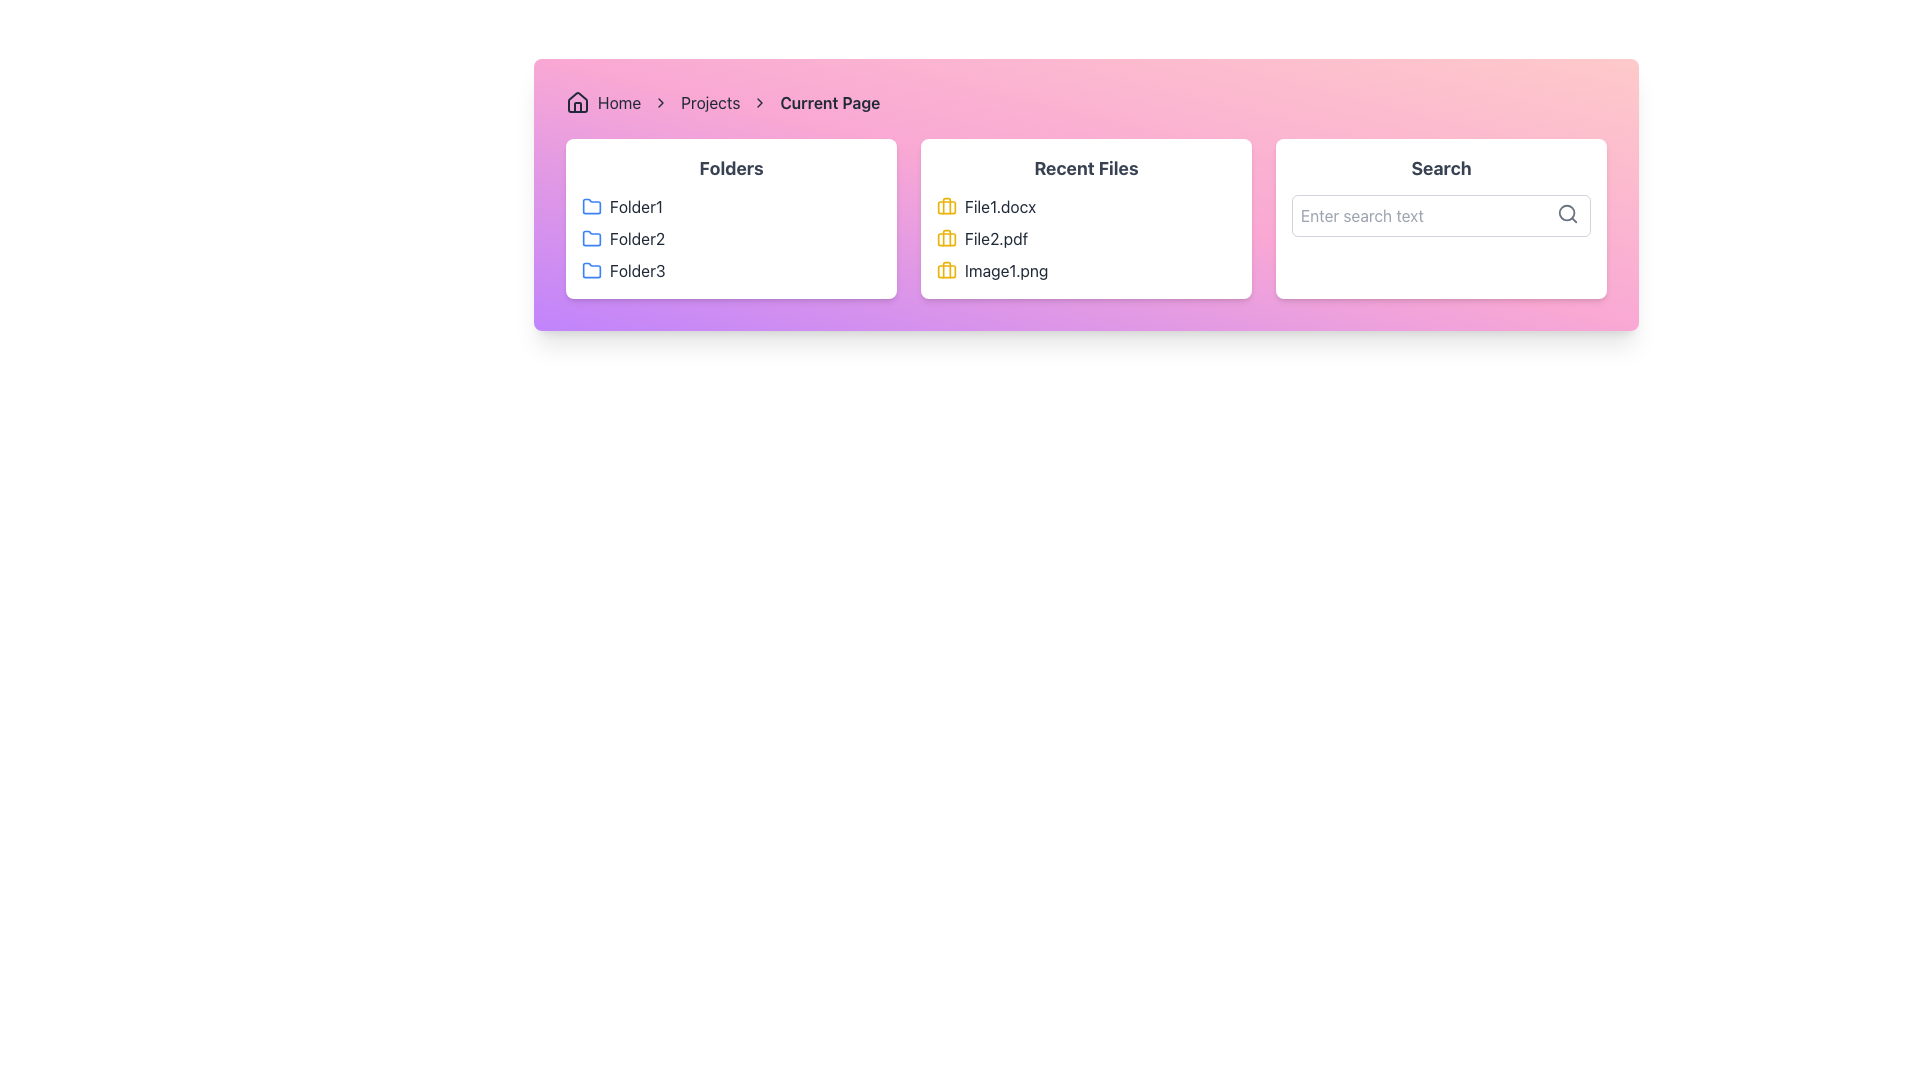  I want to click on the text label displaying the file name 'Image1.png', so click(1006, 270).